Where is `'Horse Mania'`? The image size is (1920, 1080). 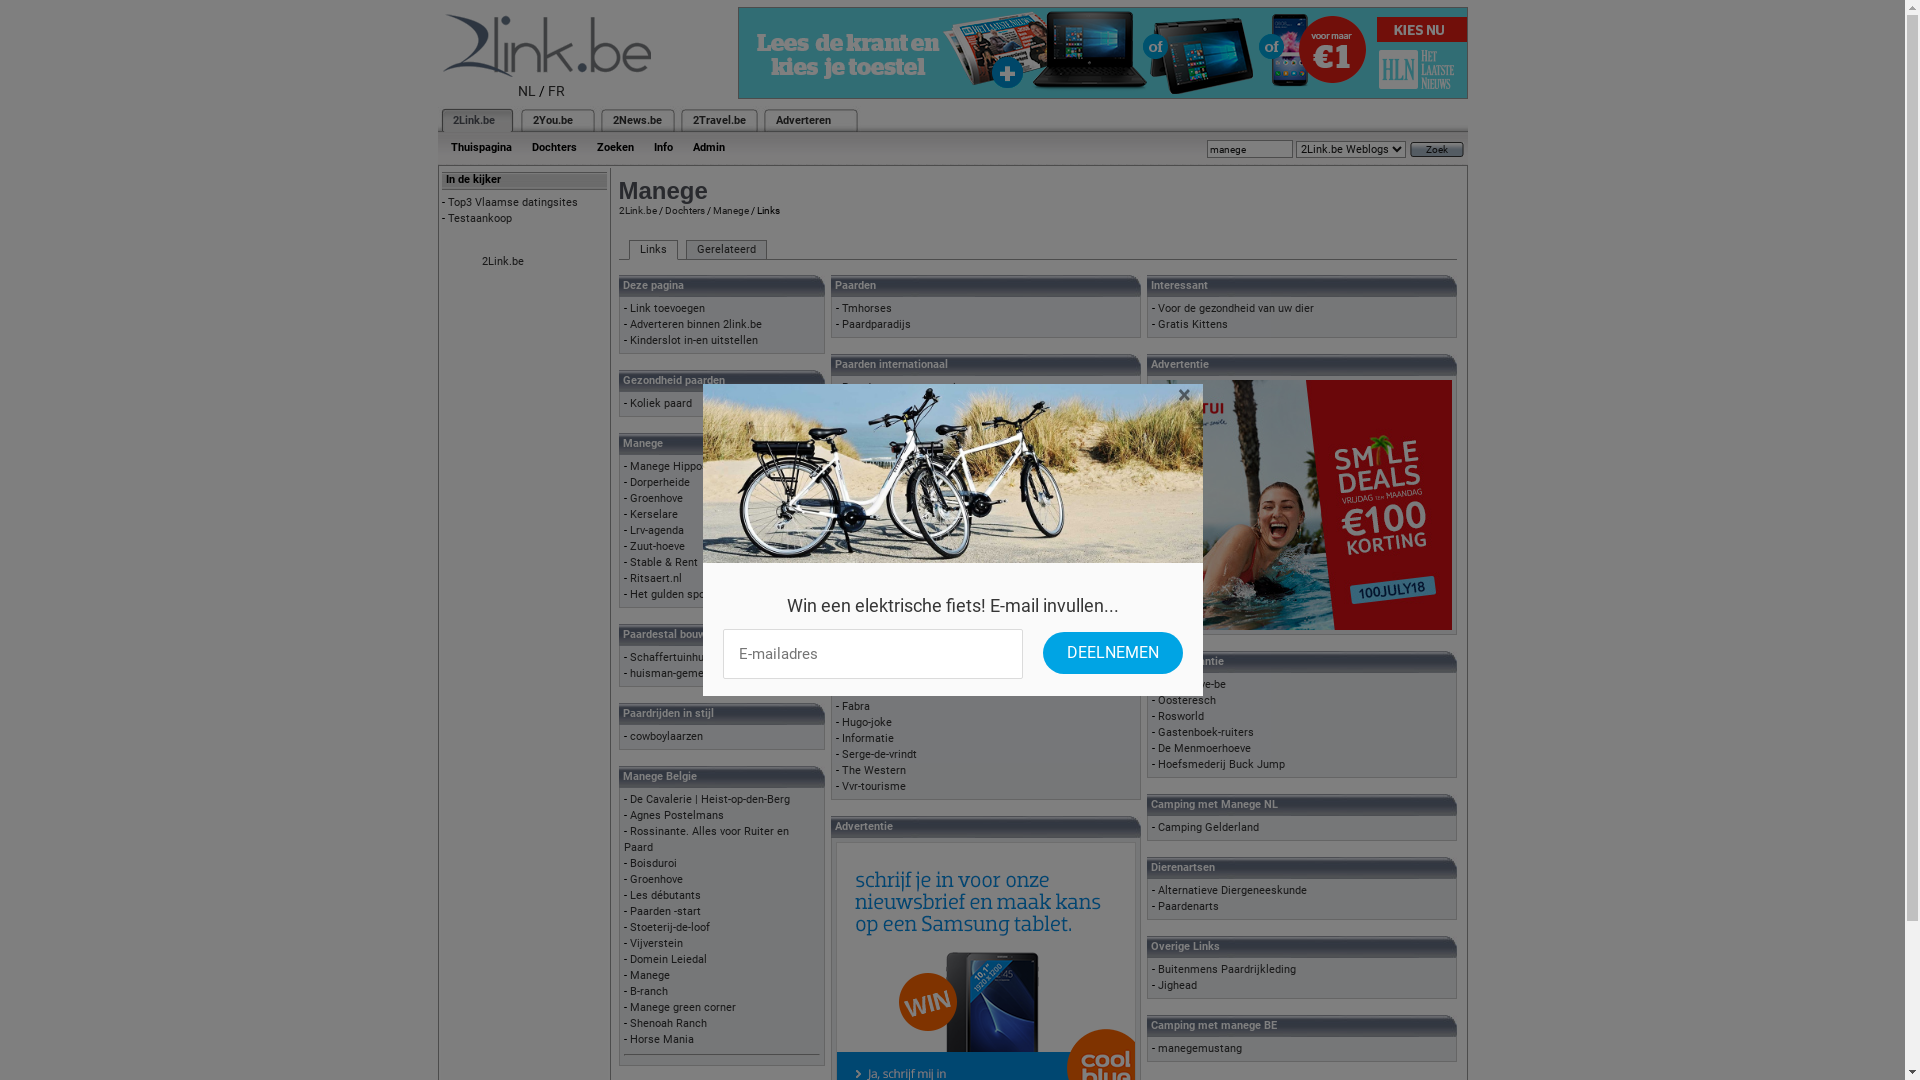
'Horse Mania' is located at coordinates (662, 1038).